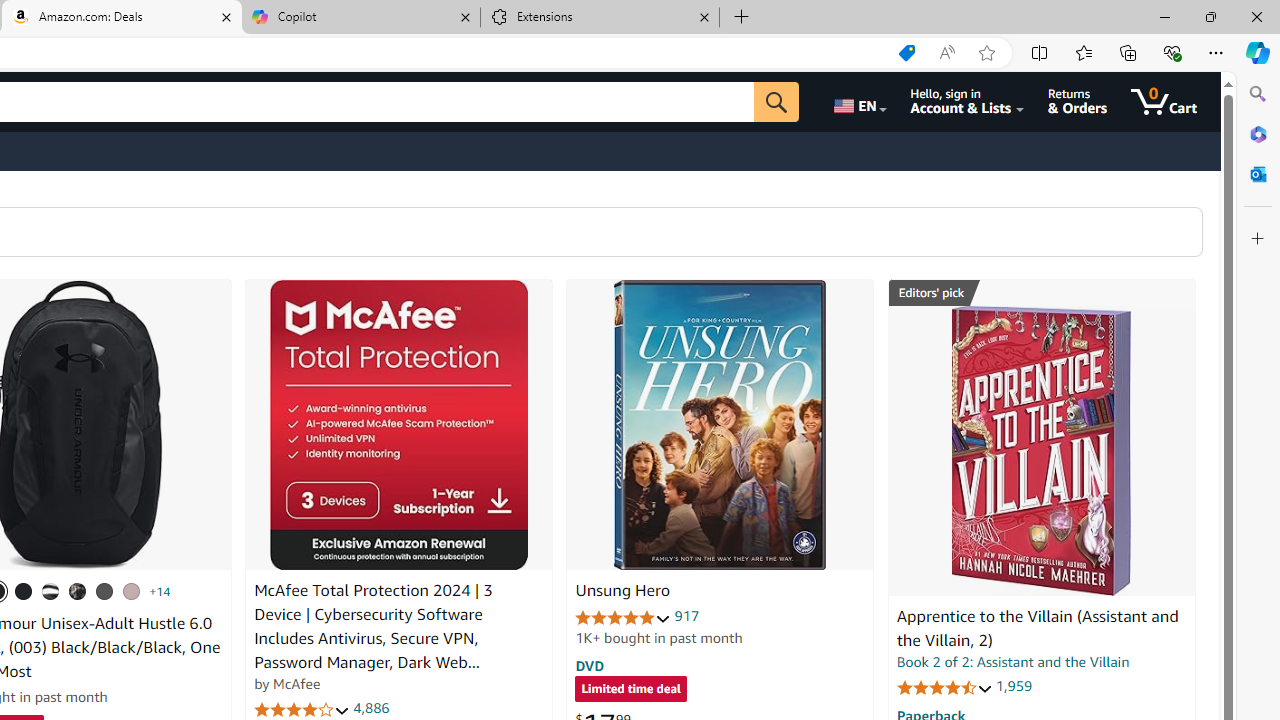 The height and width of the screenshot is (720, 1280). I want to click on '1,959', so click(1013, 685).